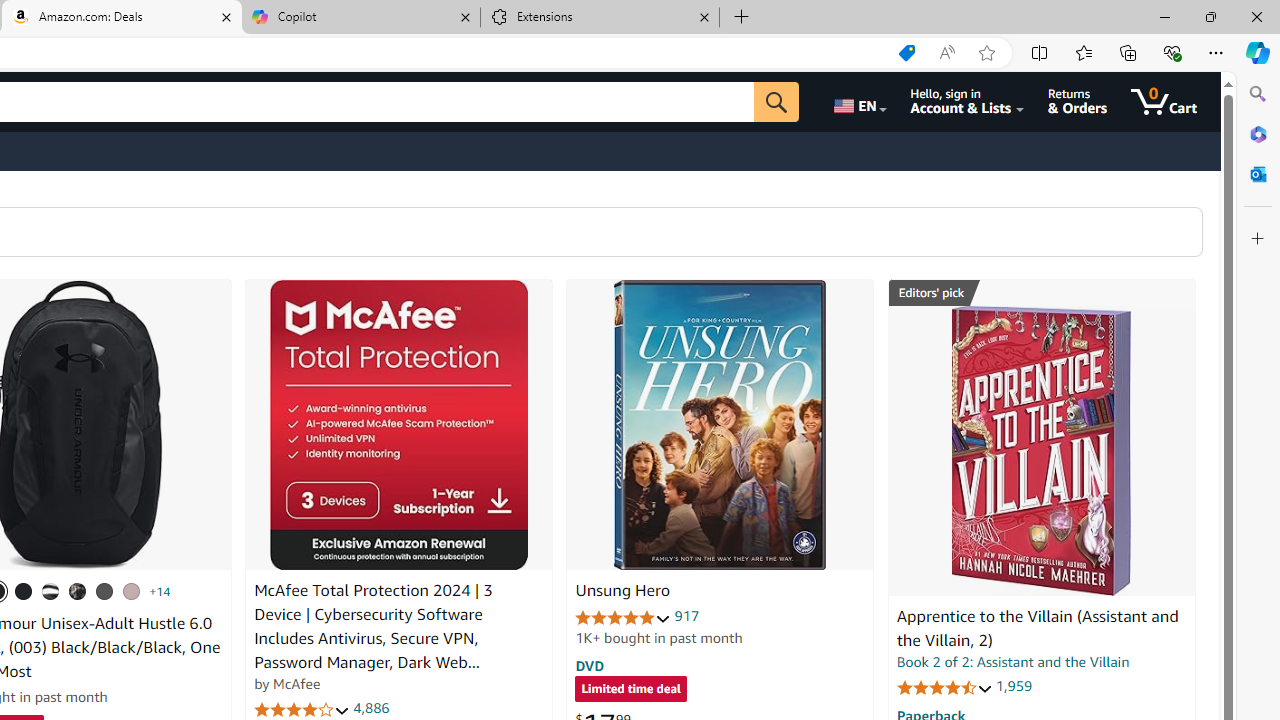 The height and width of the screenshot is (720, 1280). I want to click on '1,959', so click(1013, 685).